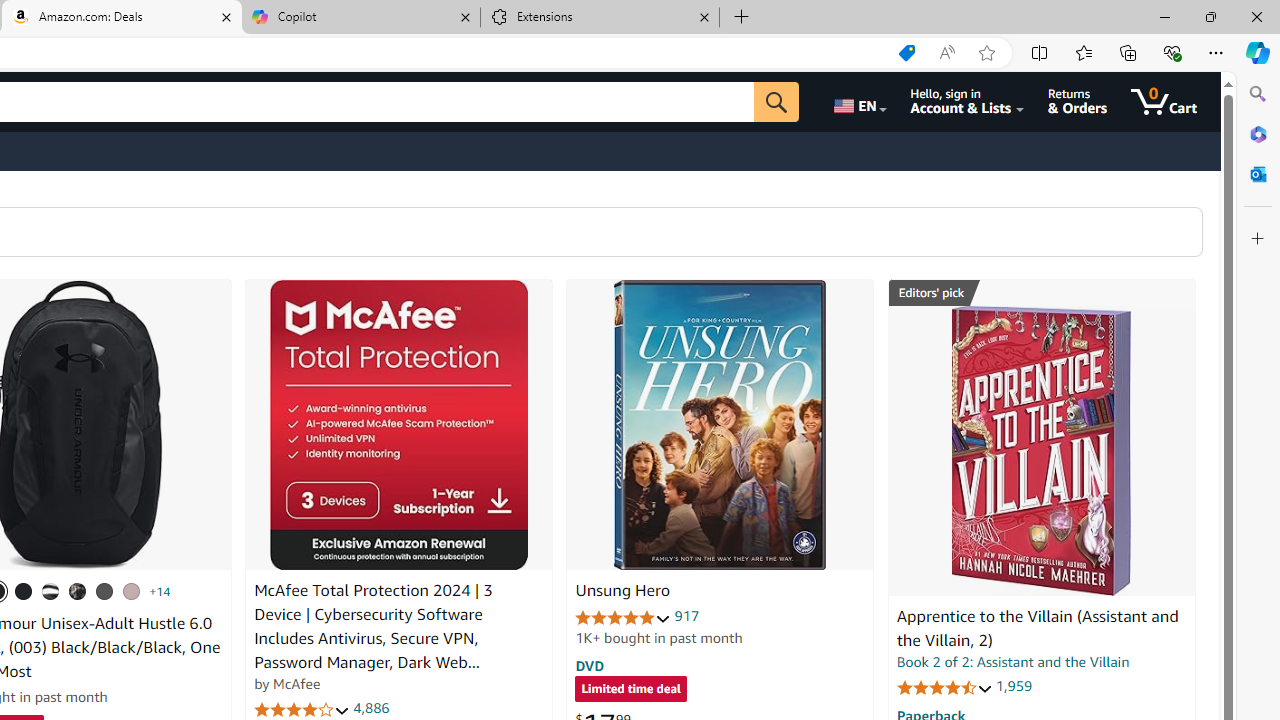 The height and width of the screenshot is (720, 1280). I want to click on '1,959', so click(1013, 685).